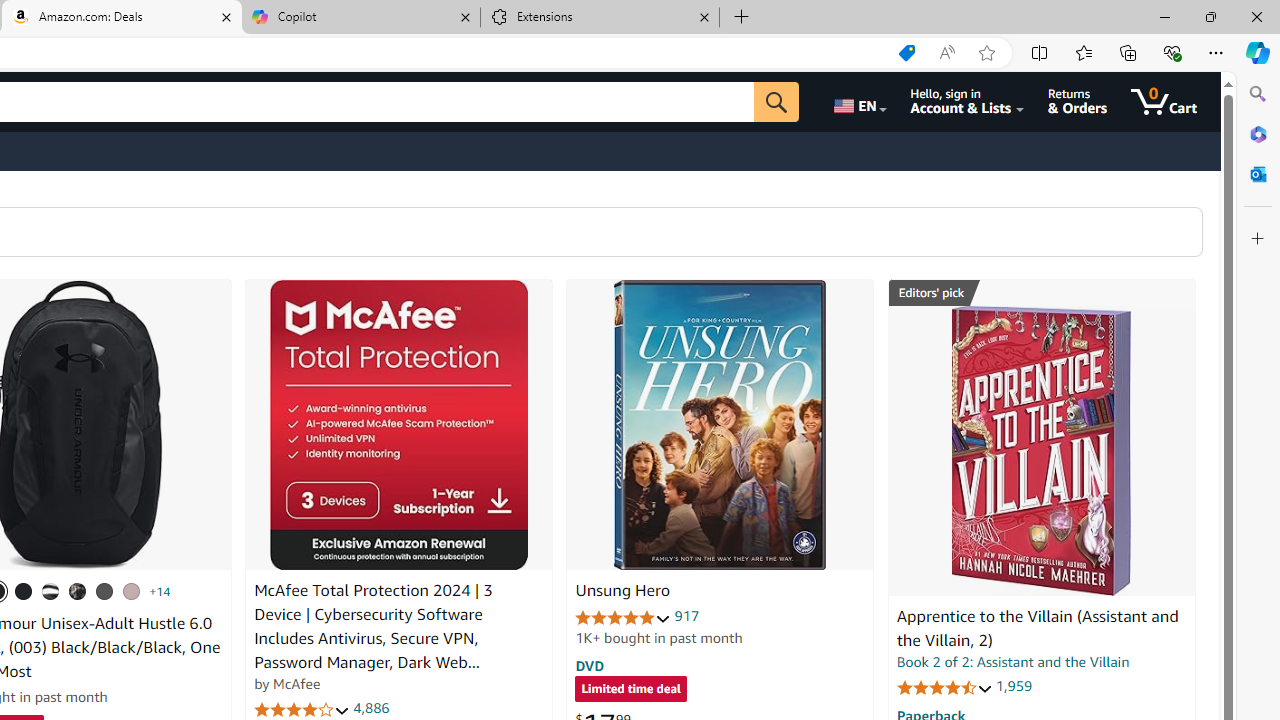 The height and width of the screenshot is (720, 1280). I want to click on '1,959', so click(1013, 685).